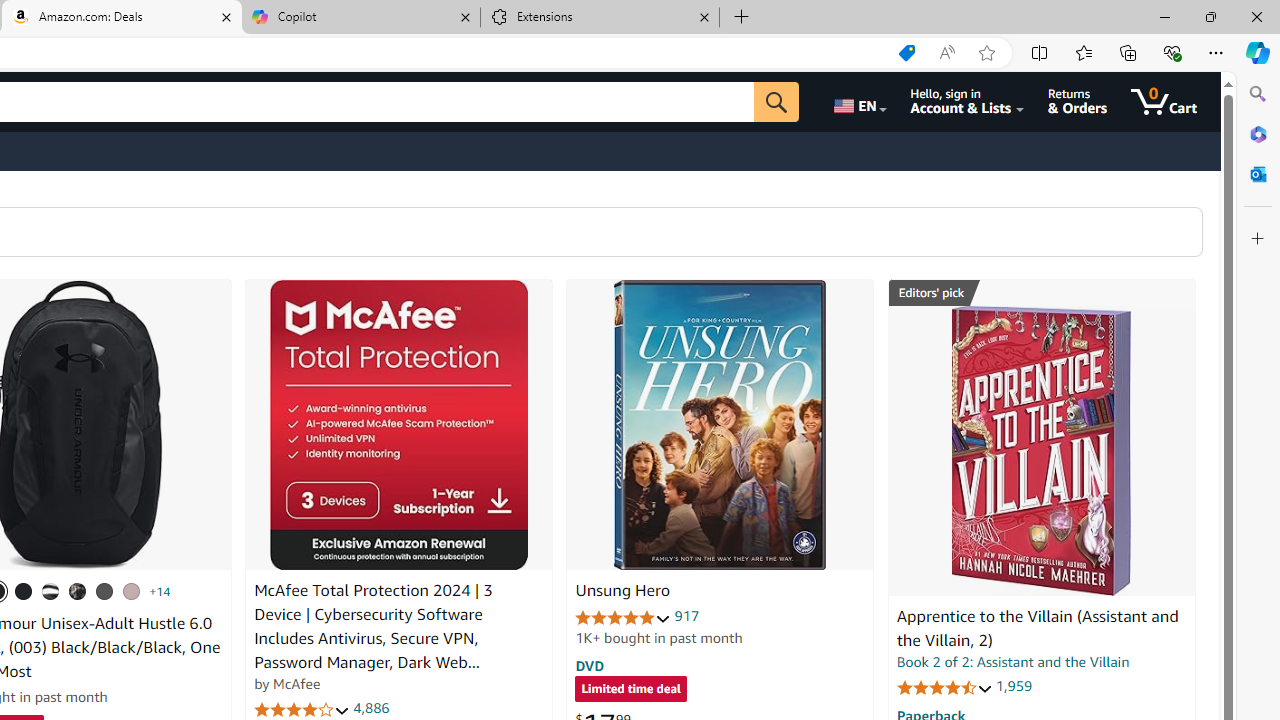 The height and width of the screenshot is (720, 1280). I want to click on '1,959', so click(1013, 685).